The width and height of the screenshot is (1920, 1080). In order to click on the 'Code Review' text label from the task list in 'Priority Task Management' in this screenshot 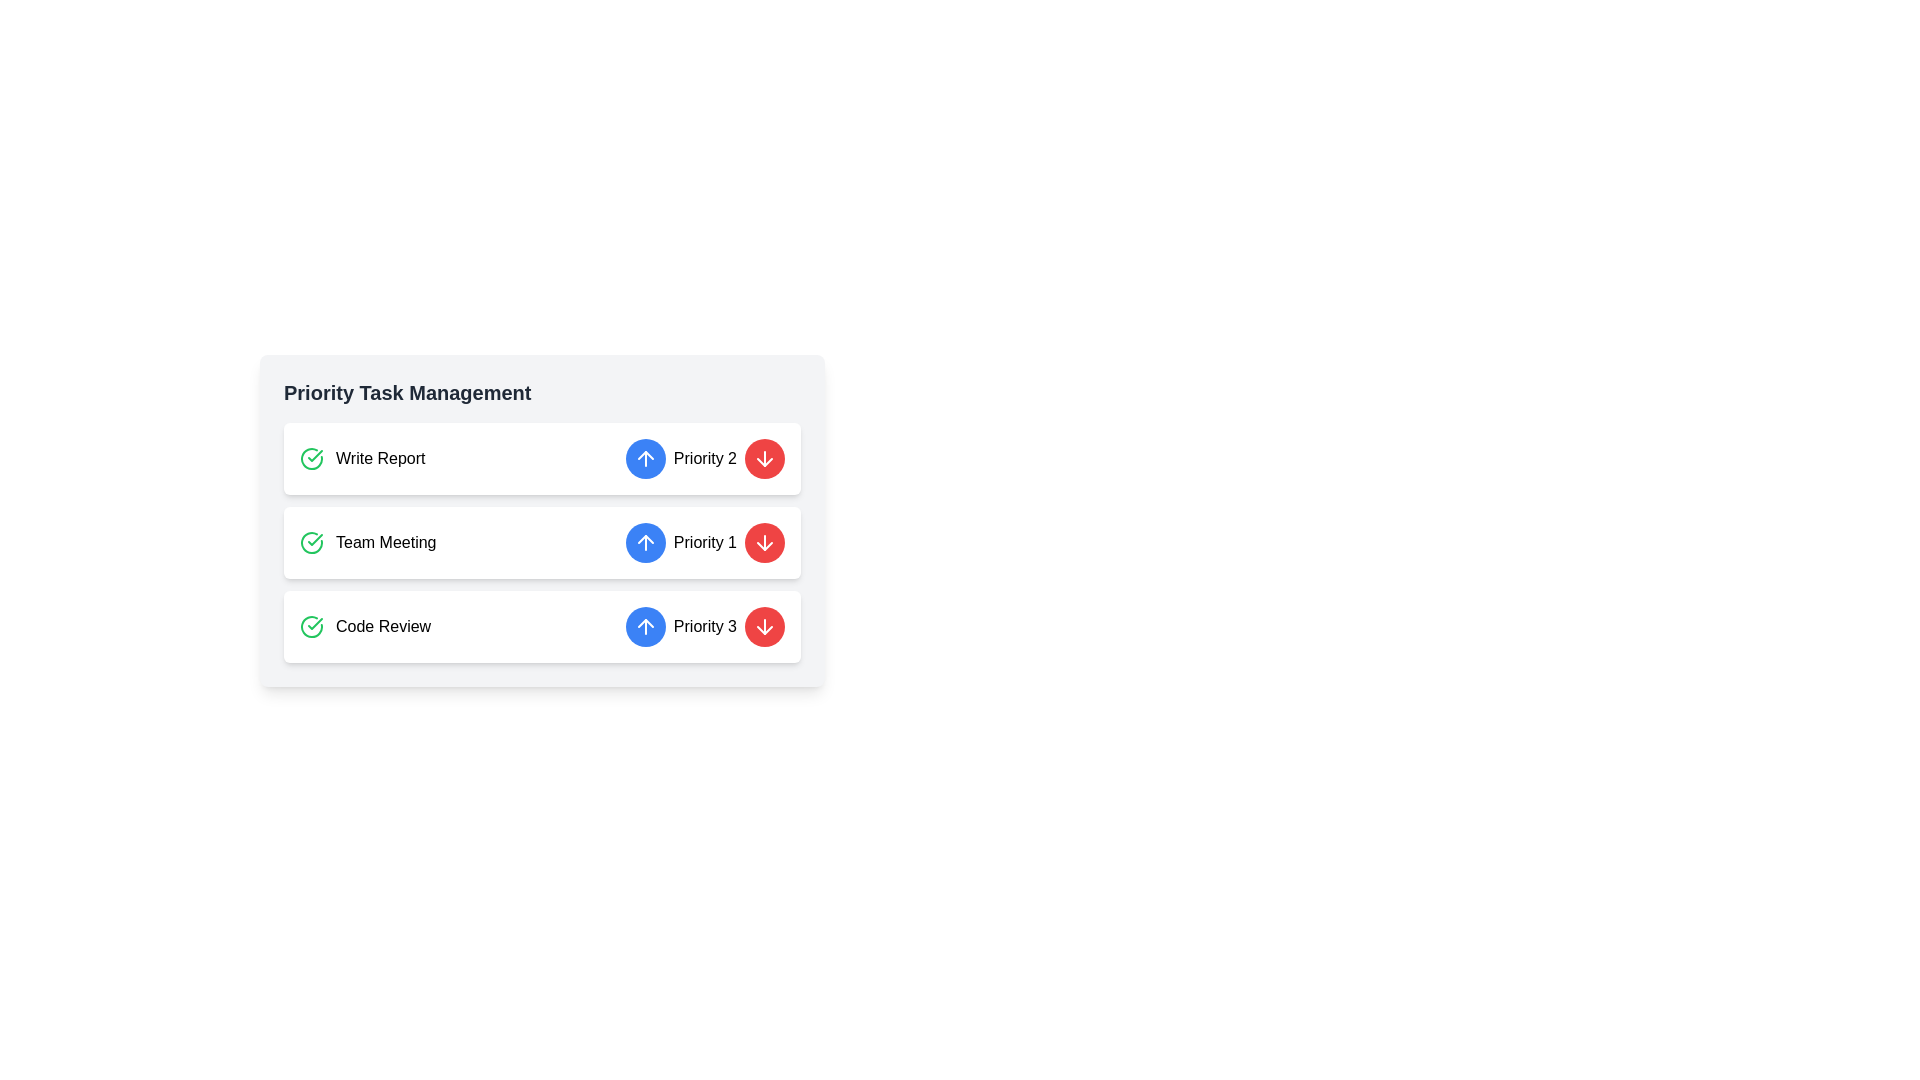, I will do `click(383, 626)`.